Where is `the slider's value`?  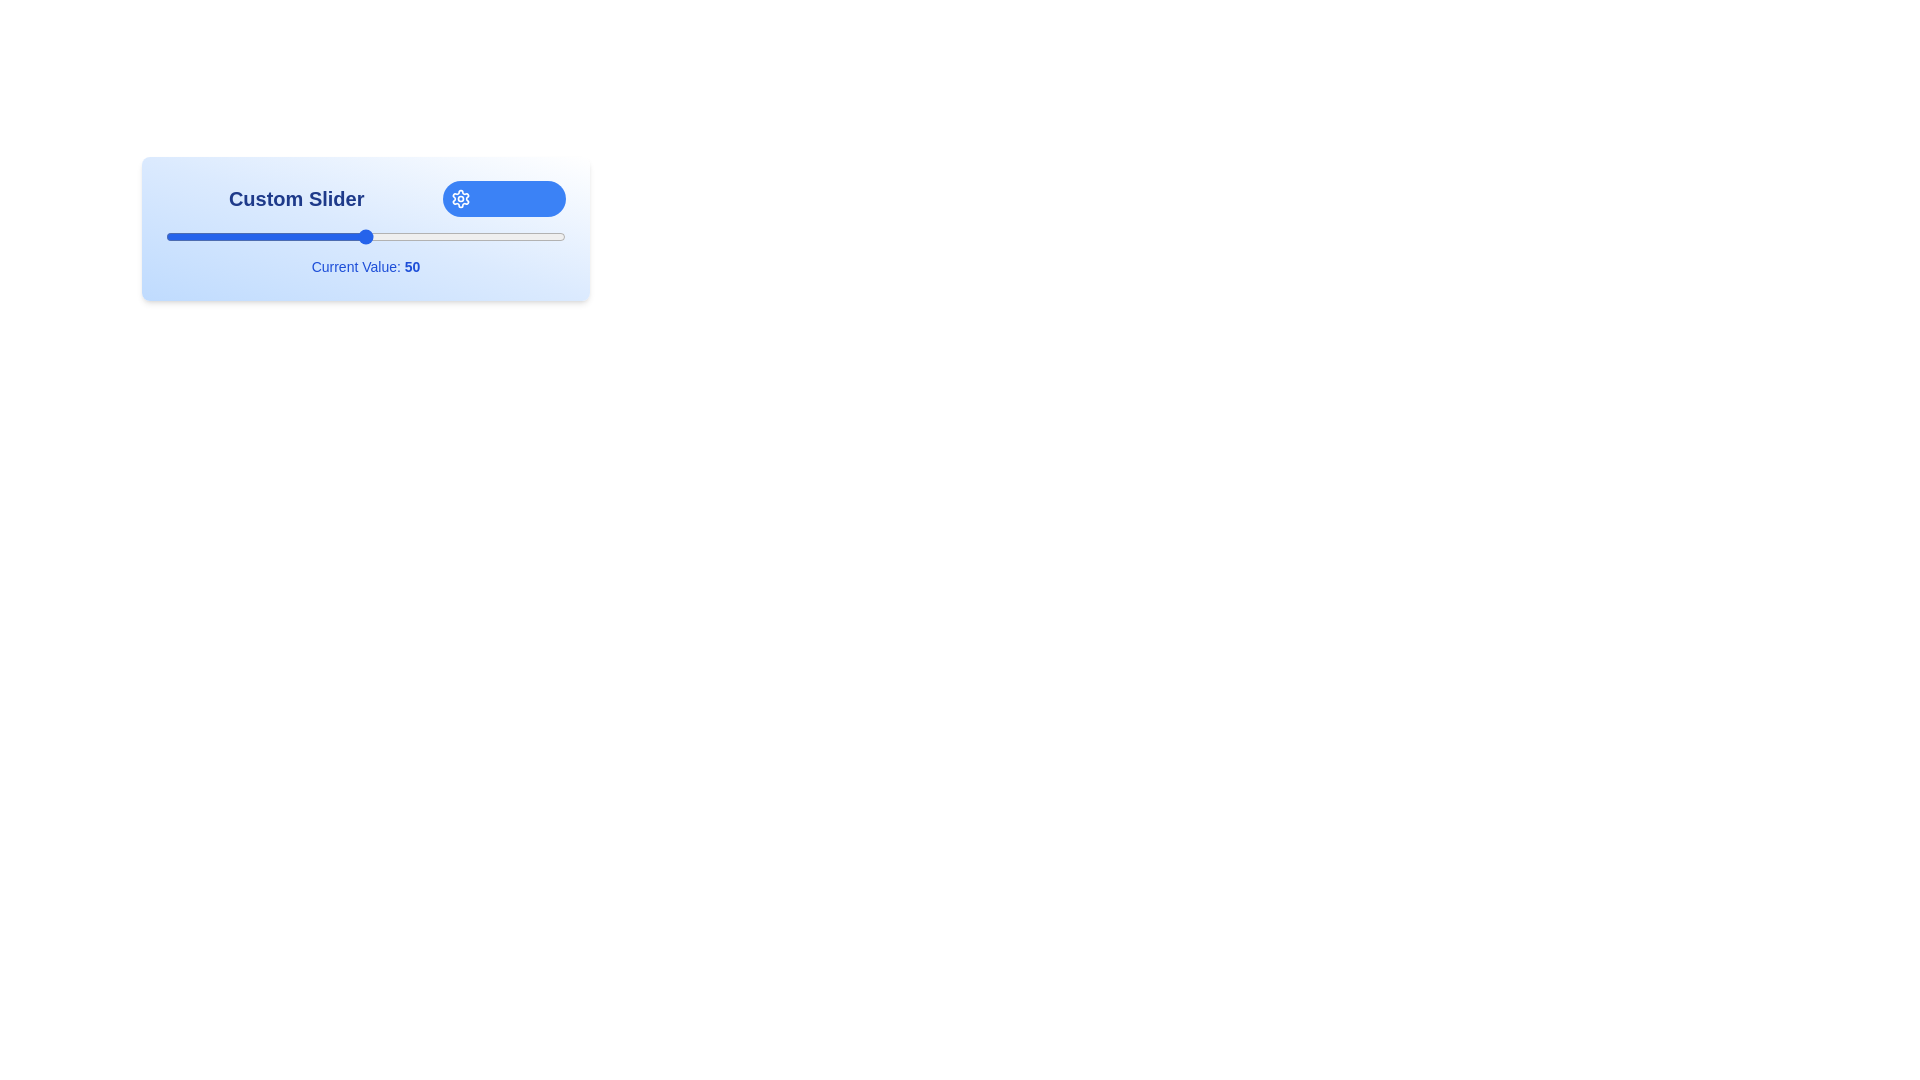 the slider's value is located at coordinates (326, 235).